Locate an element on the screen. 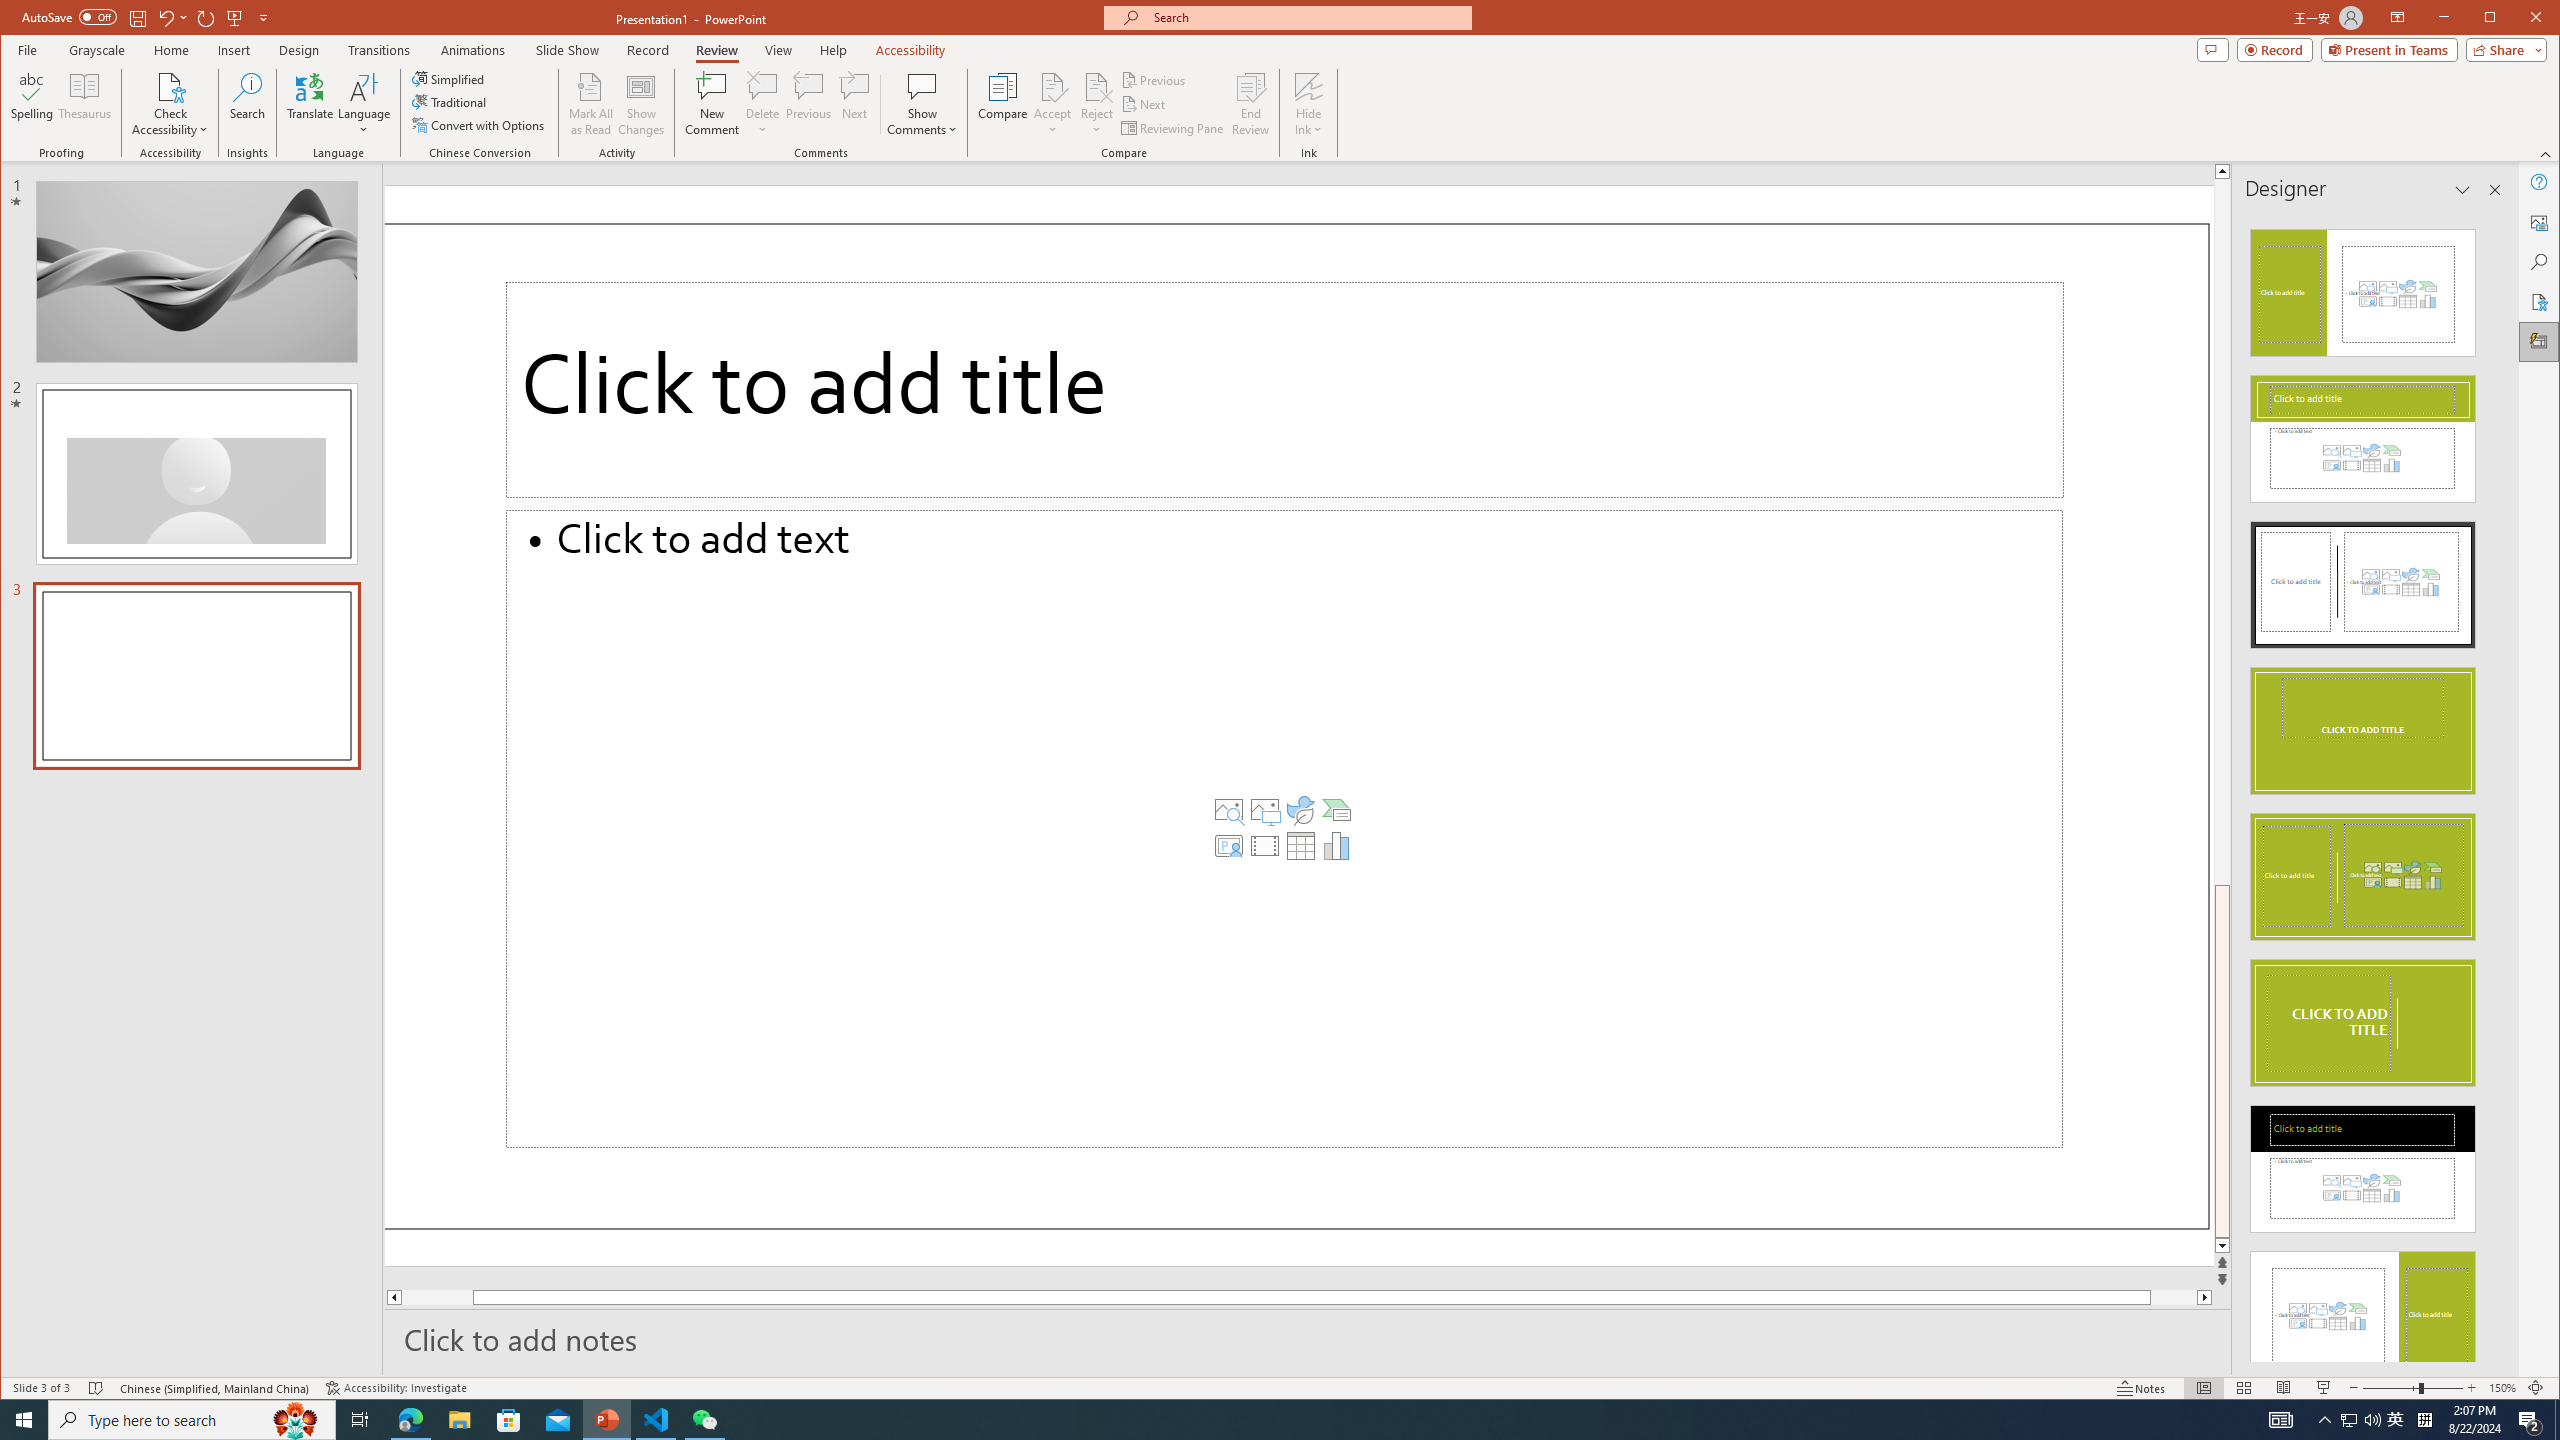 Image resolution: width=2560 pixels, height=1440 pixels. 'New Comment' is located at coordinates (712, 103).